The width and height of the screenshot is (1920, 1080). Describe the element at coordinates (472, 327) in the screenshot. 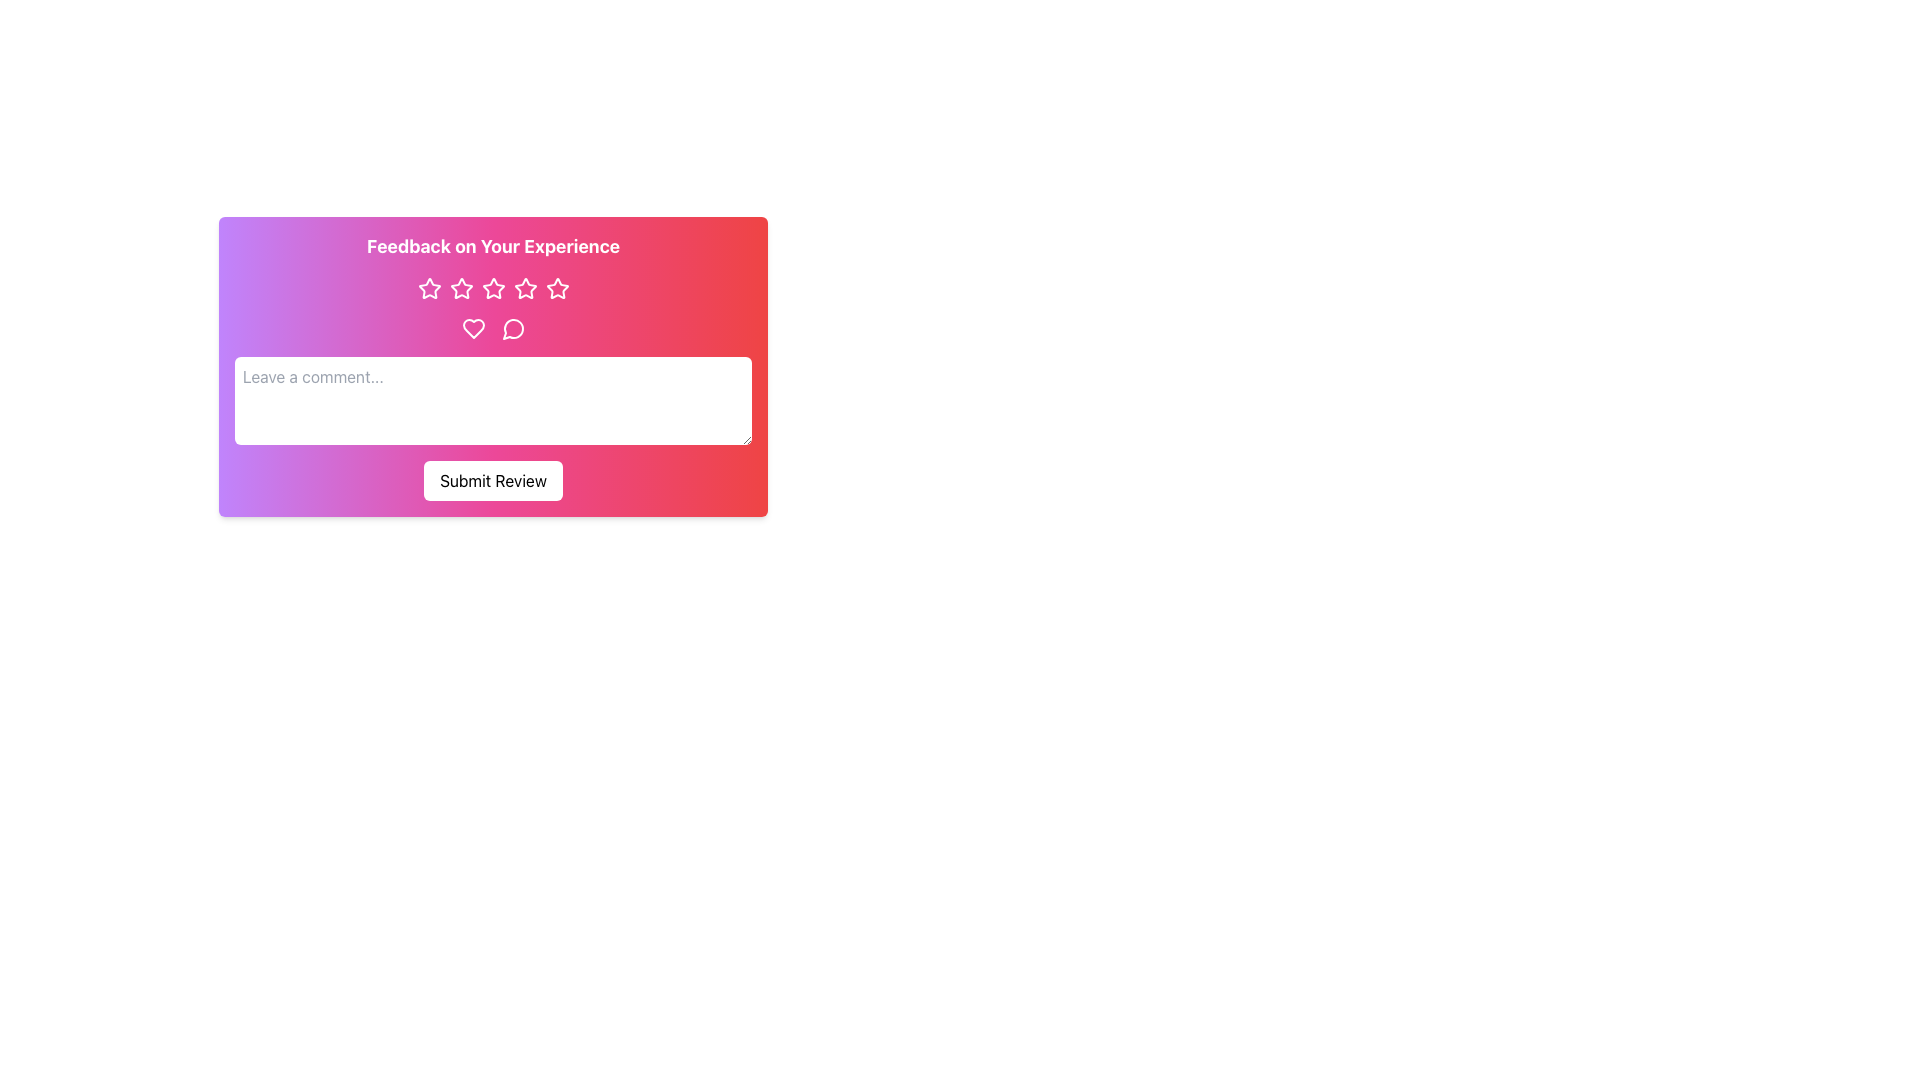

I see `the heart icon located centrally in the top section of the card, which is the third element in a row of feedback icons` at that location.